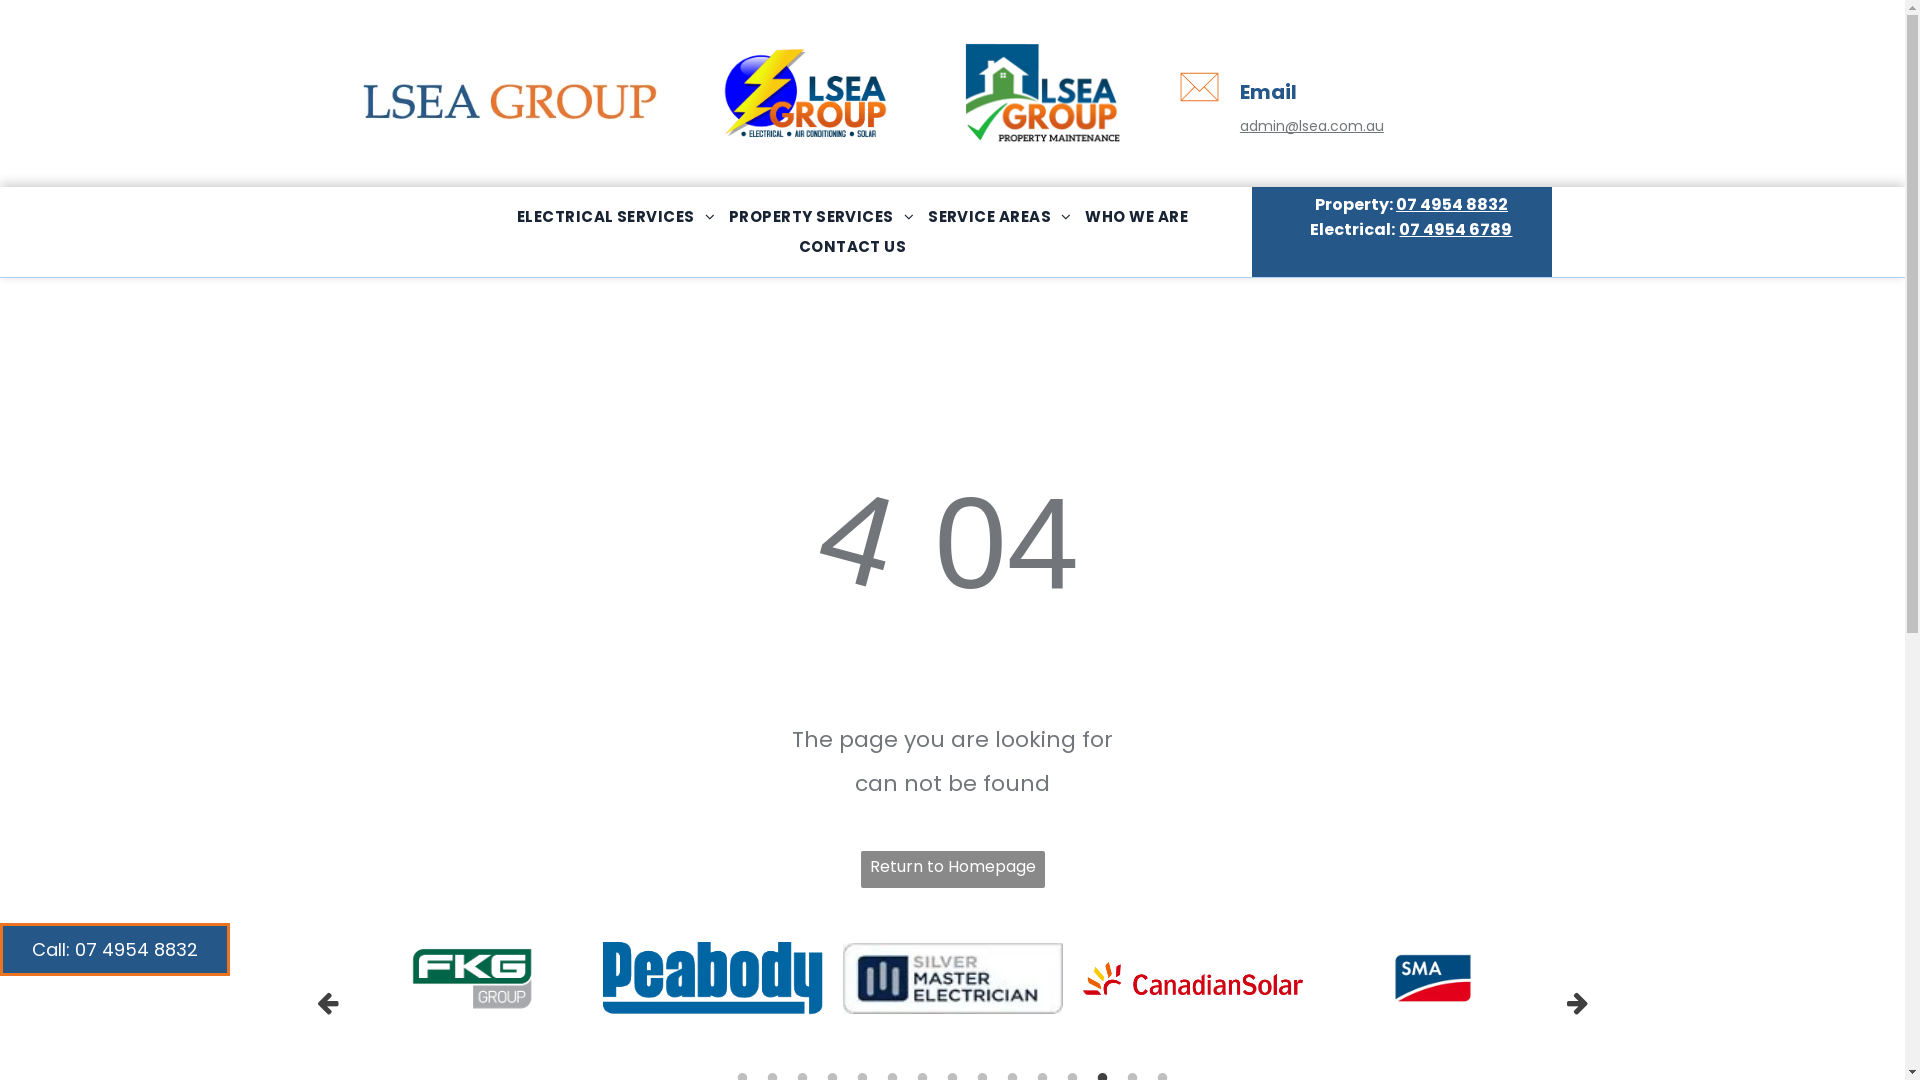  I want to click on 'https://masterelectricians.com.au/membership-package/pricing', so click(950, 977).